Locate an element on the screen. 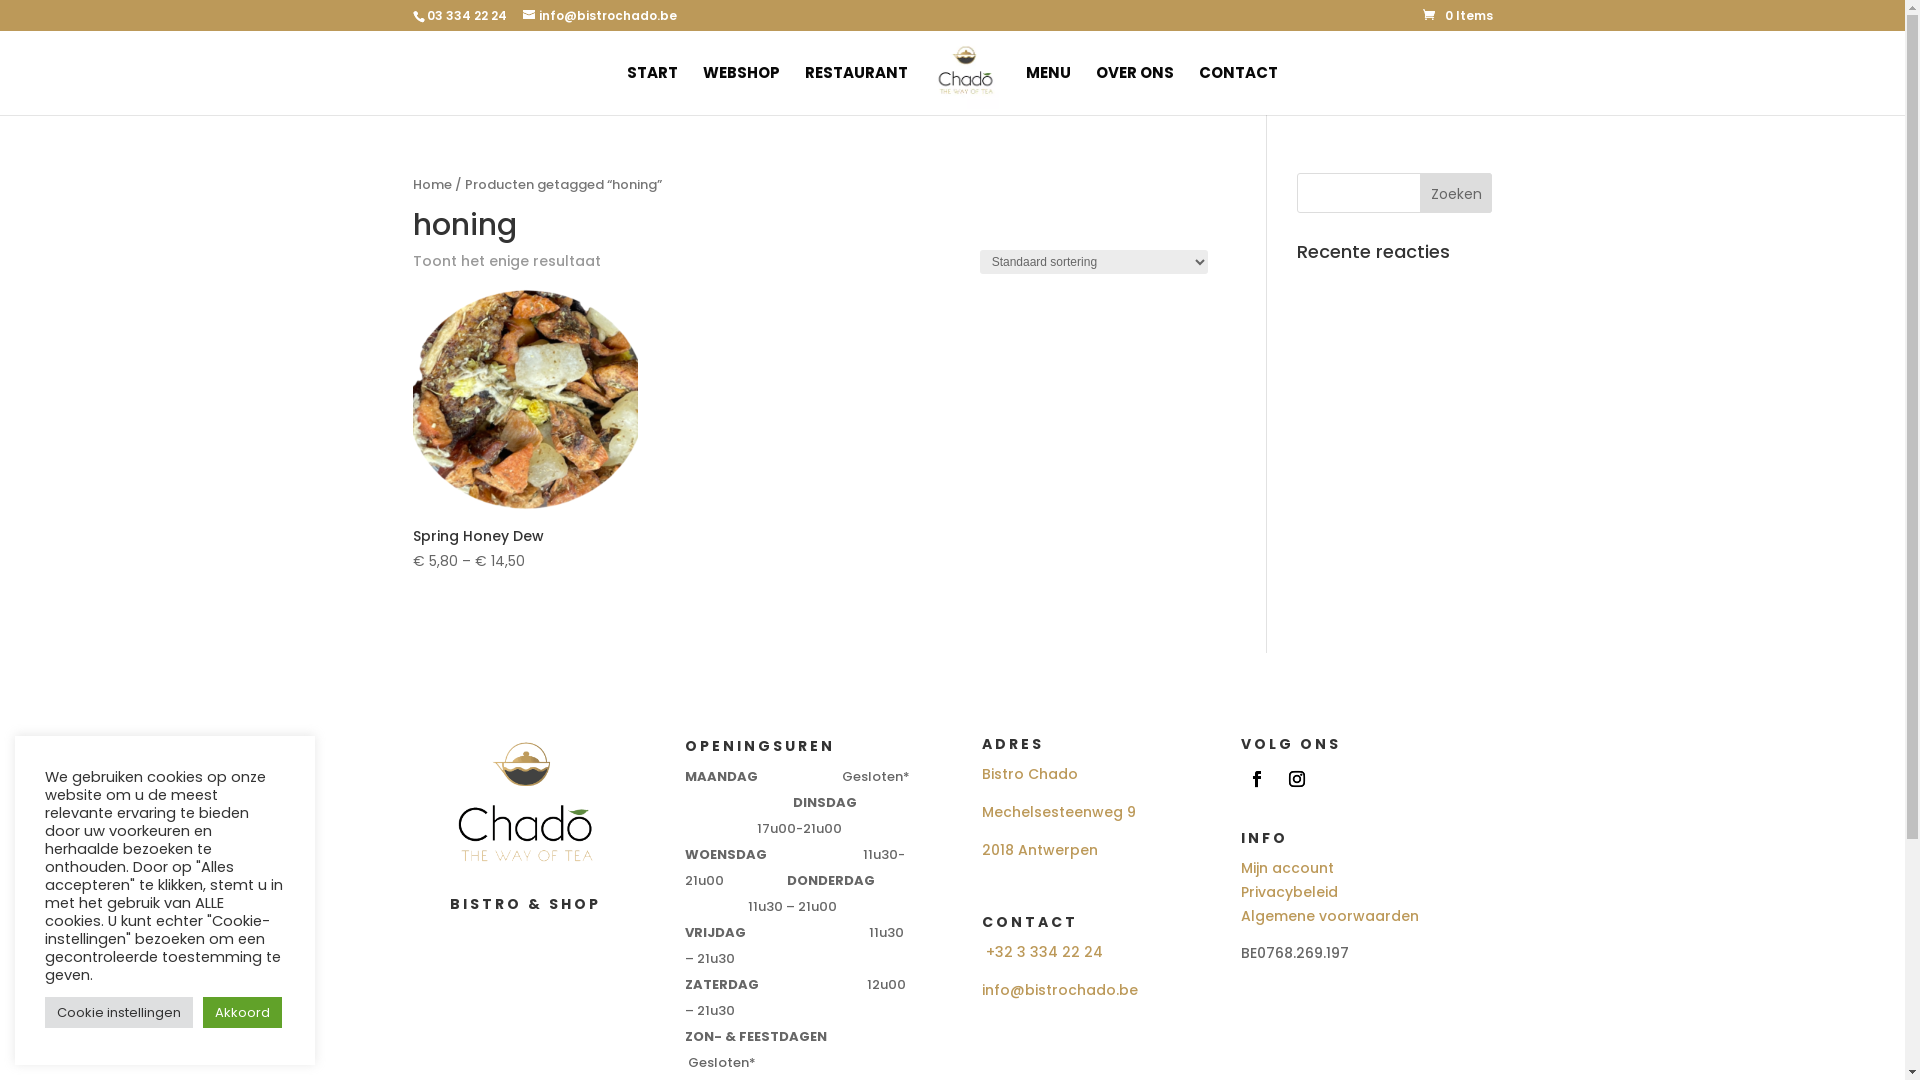 The width and height of the screenshot is (1920, 1080). 'Algemene voorwaarden' is located at coordinates (1329, 915).